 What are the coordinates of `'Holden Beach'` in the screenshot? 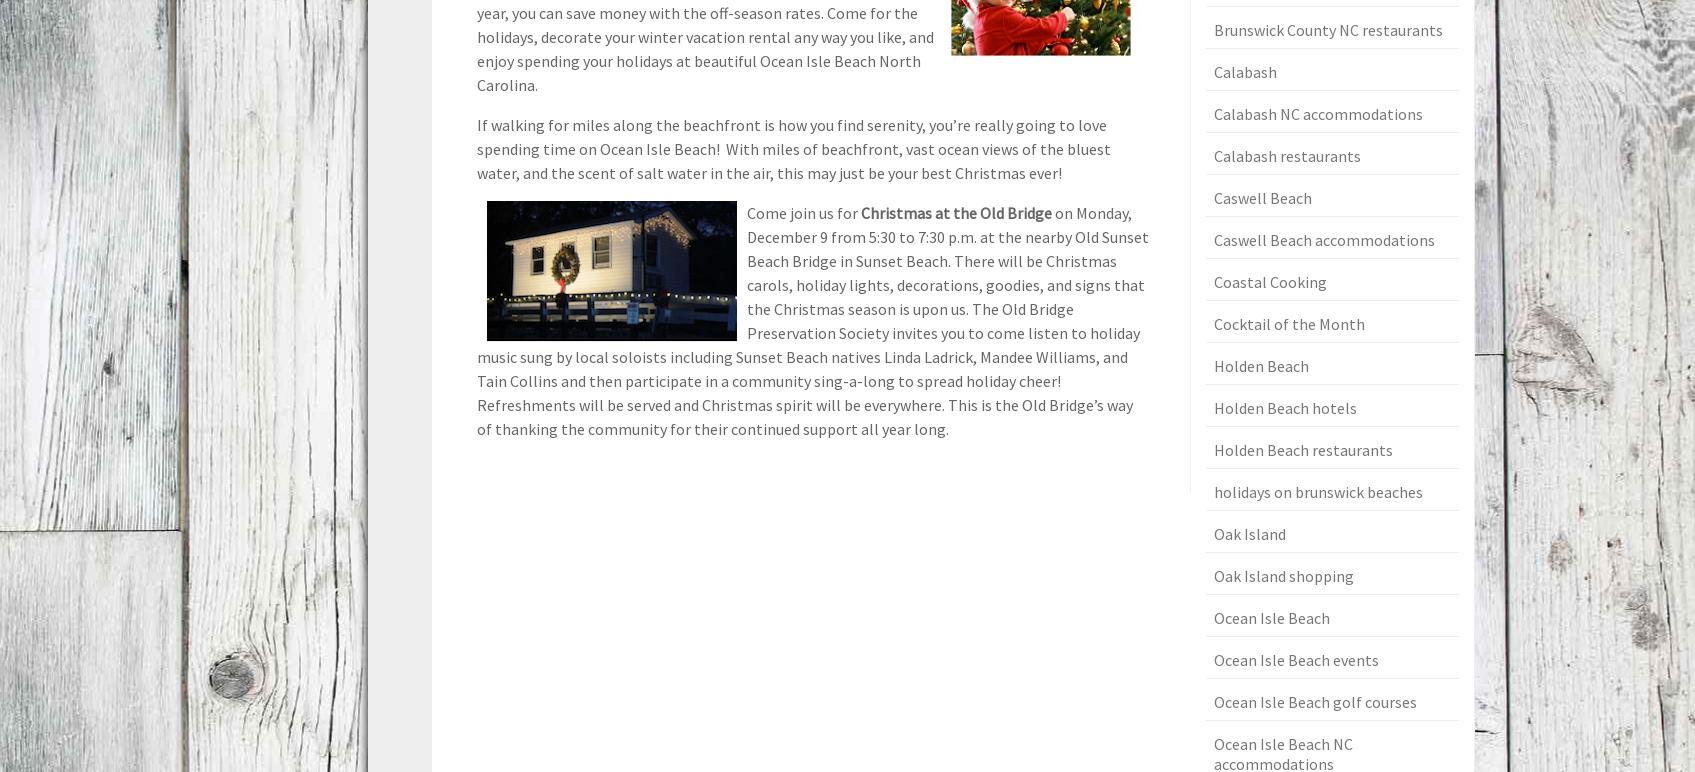 It's located at (1259, 364).